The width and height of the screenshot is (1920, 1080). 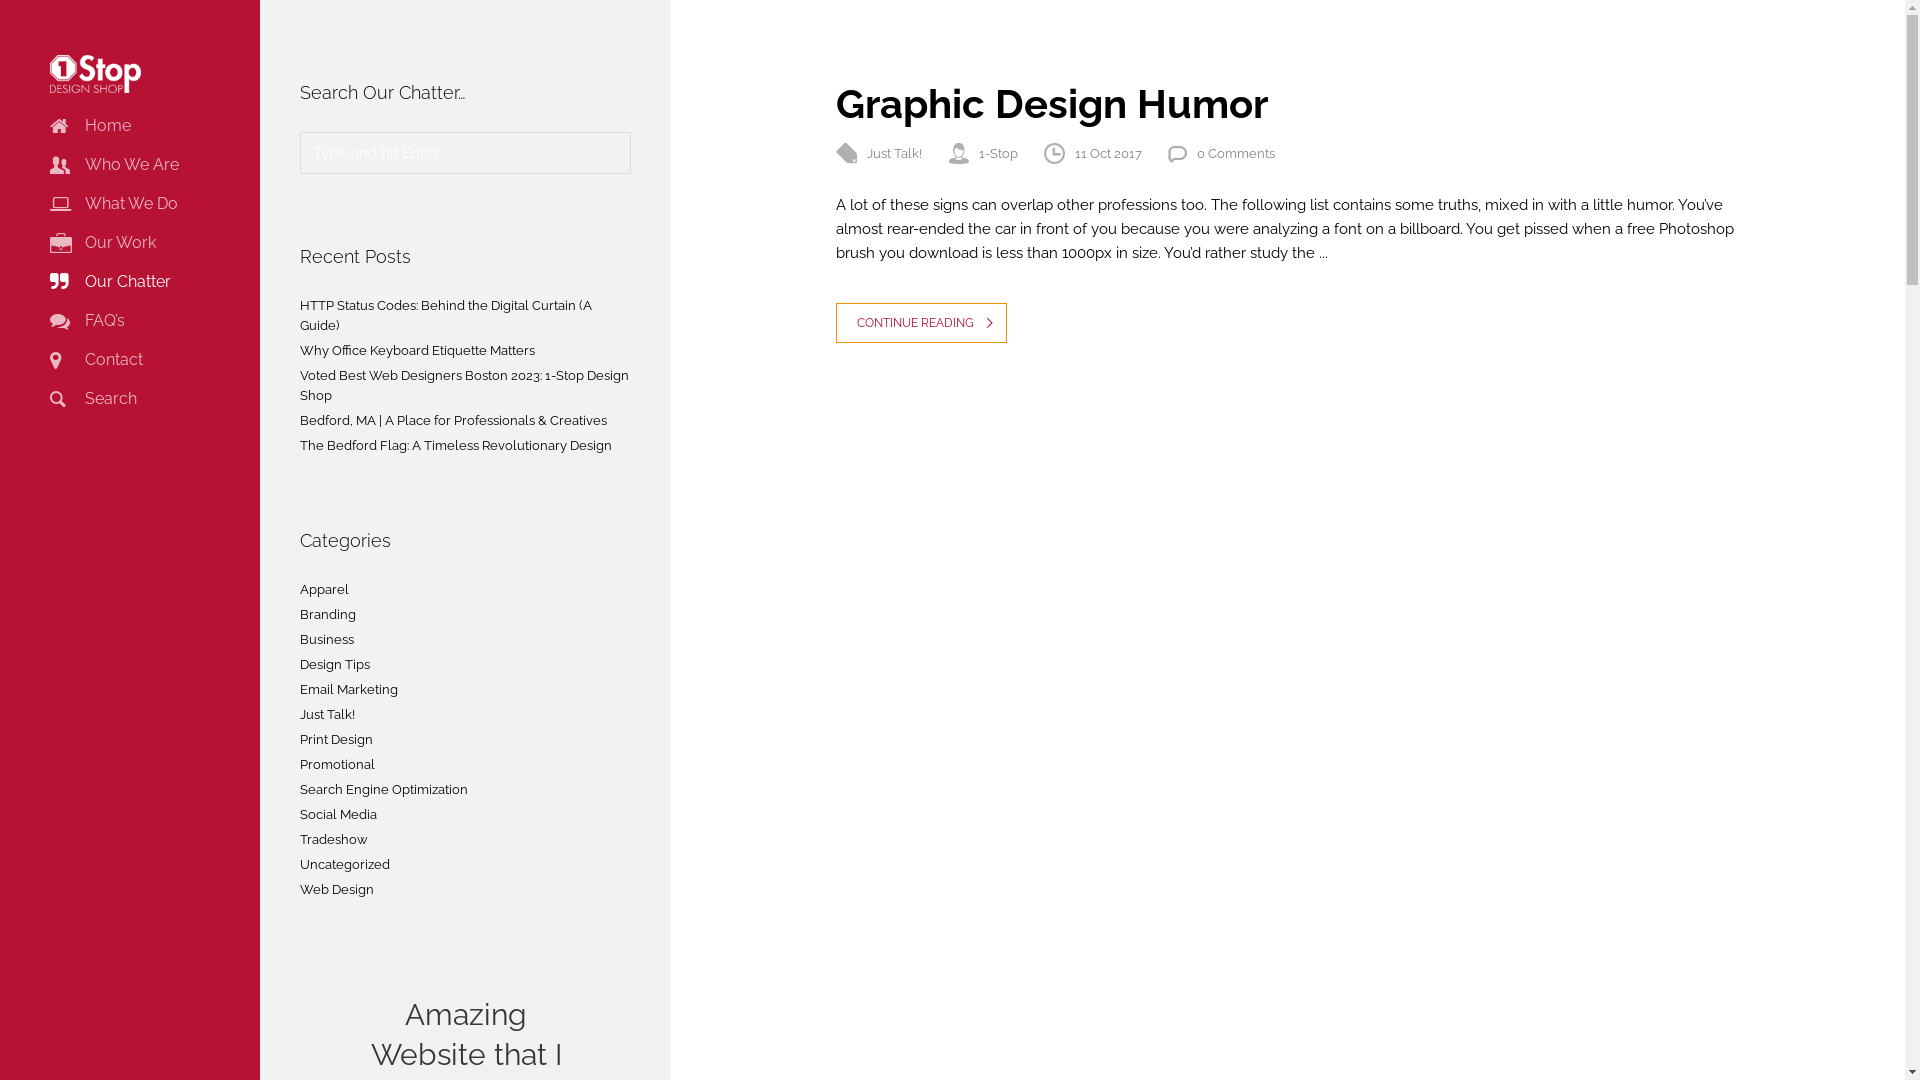 What do you see at coordinates (324, 589) in the screenshot?
I see `'Apparel'` at bounding box center [324, 589].